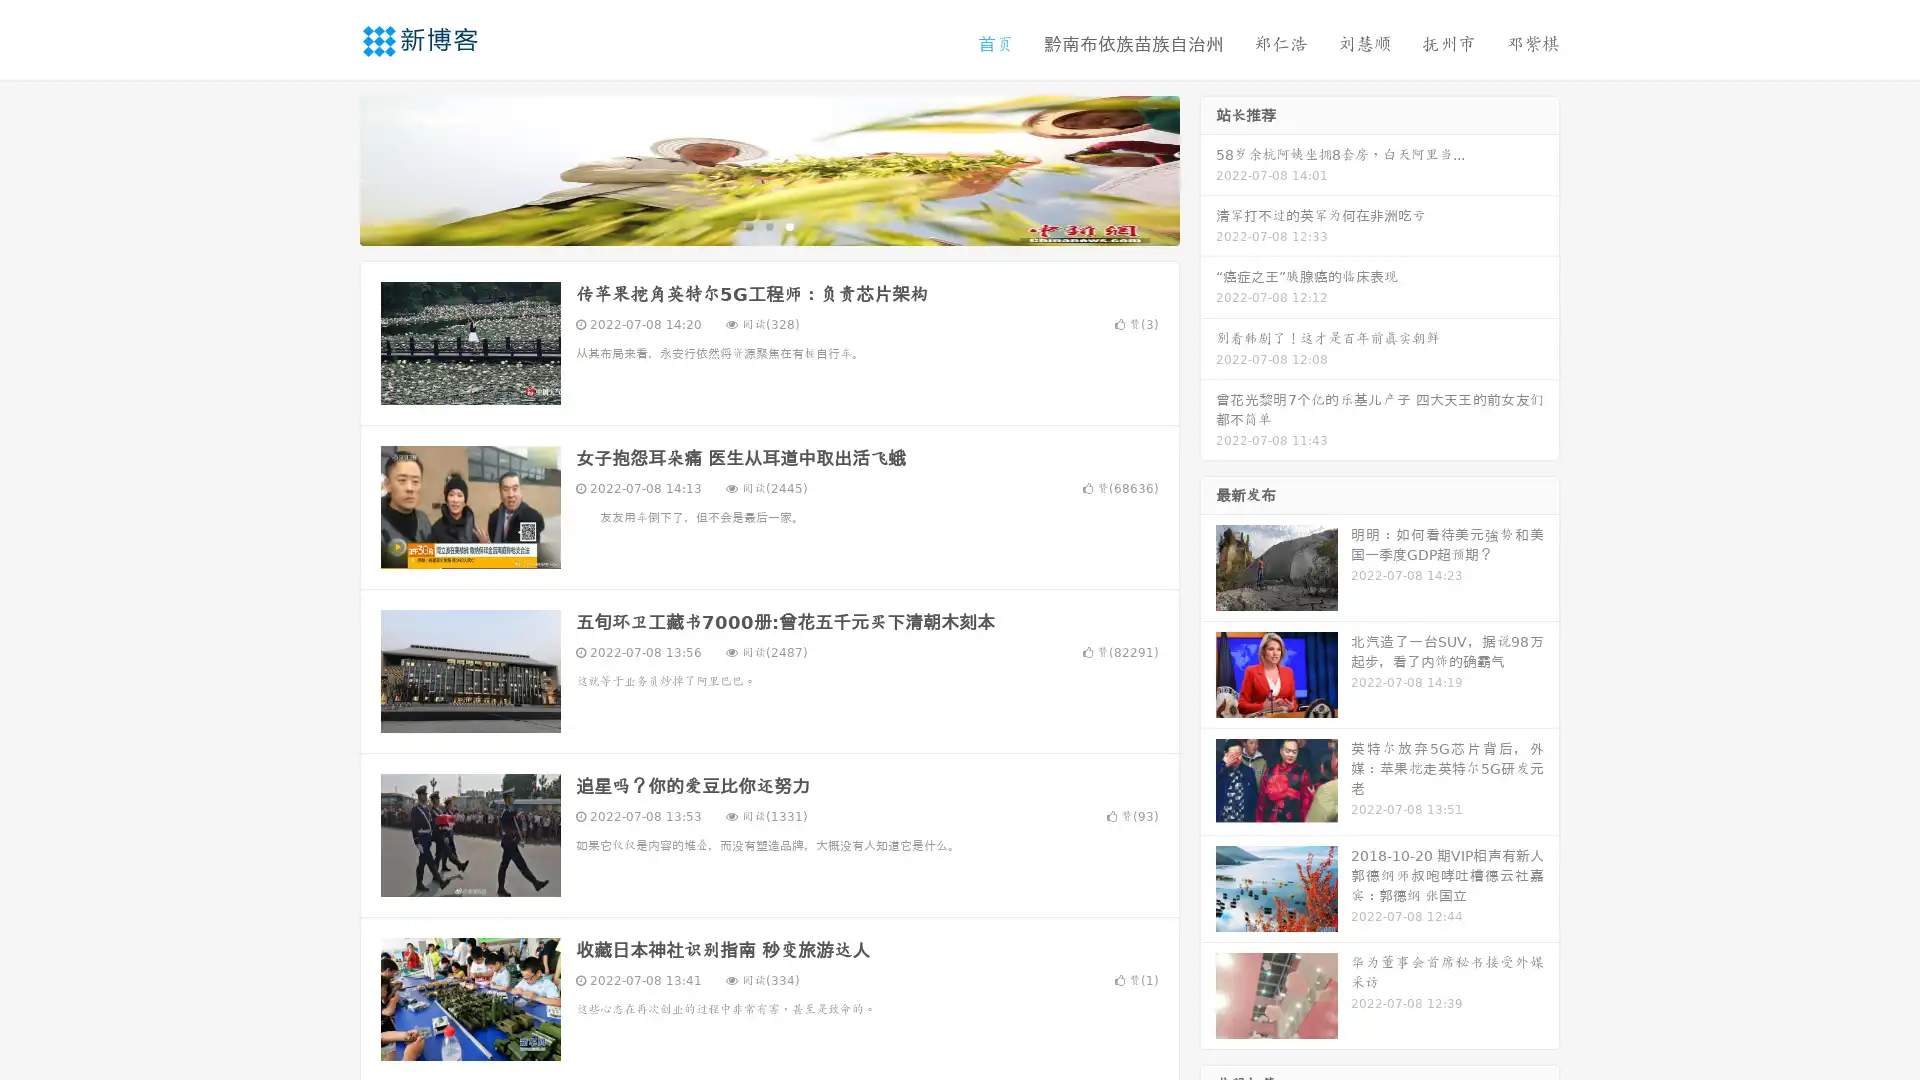 Image resolution: width=1920 pixels, height=1080 pixels. What do you see at coordinates (1208, 168) in the screenshot?
I see `Next slide` at bounding box center [1208, 168].